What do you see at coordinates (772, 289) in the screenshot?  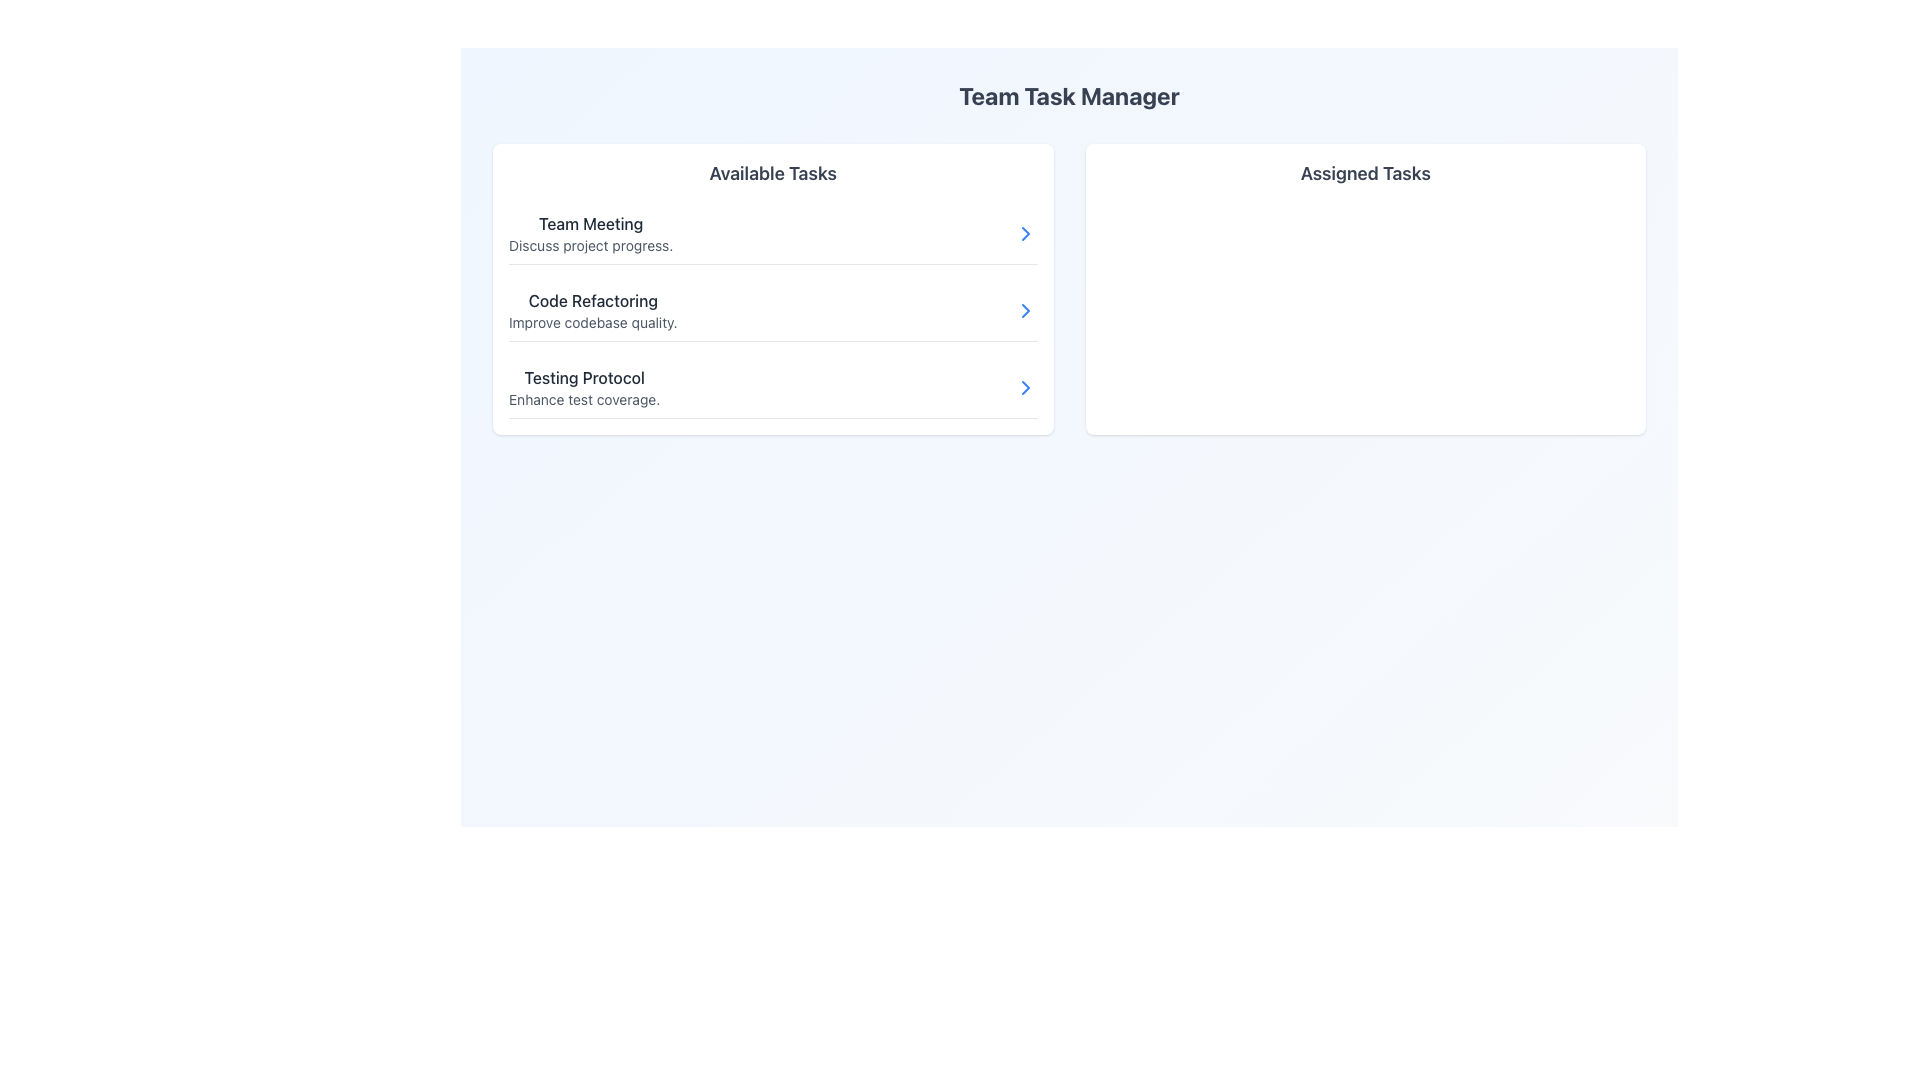 I see `the 'Code Refactoring' task list item, which displays the task details and allows access to additional options` at bounding box center [772, 289].